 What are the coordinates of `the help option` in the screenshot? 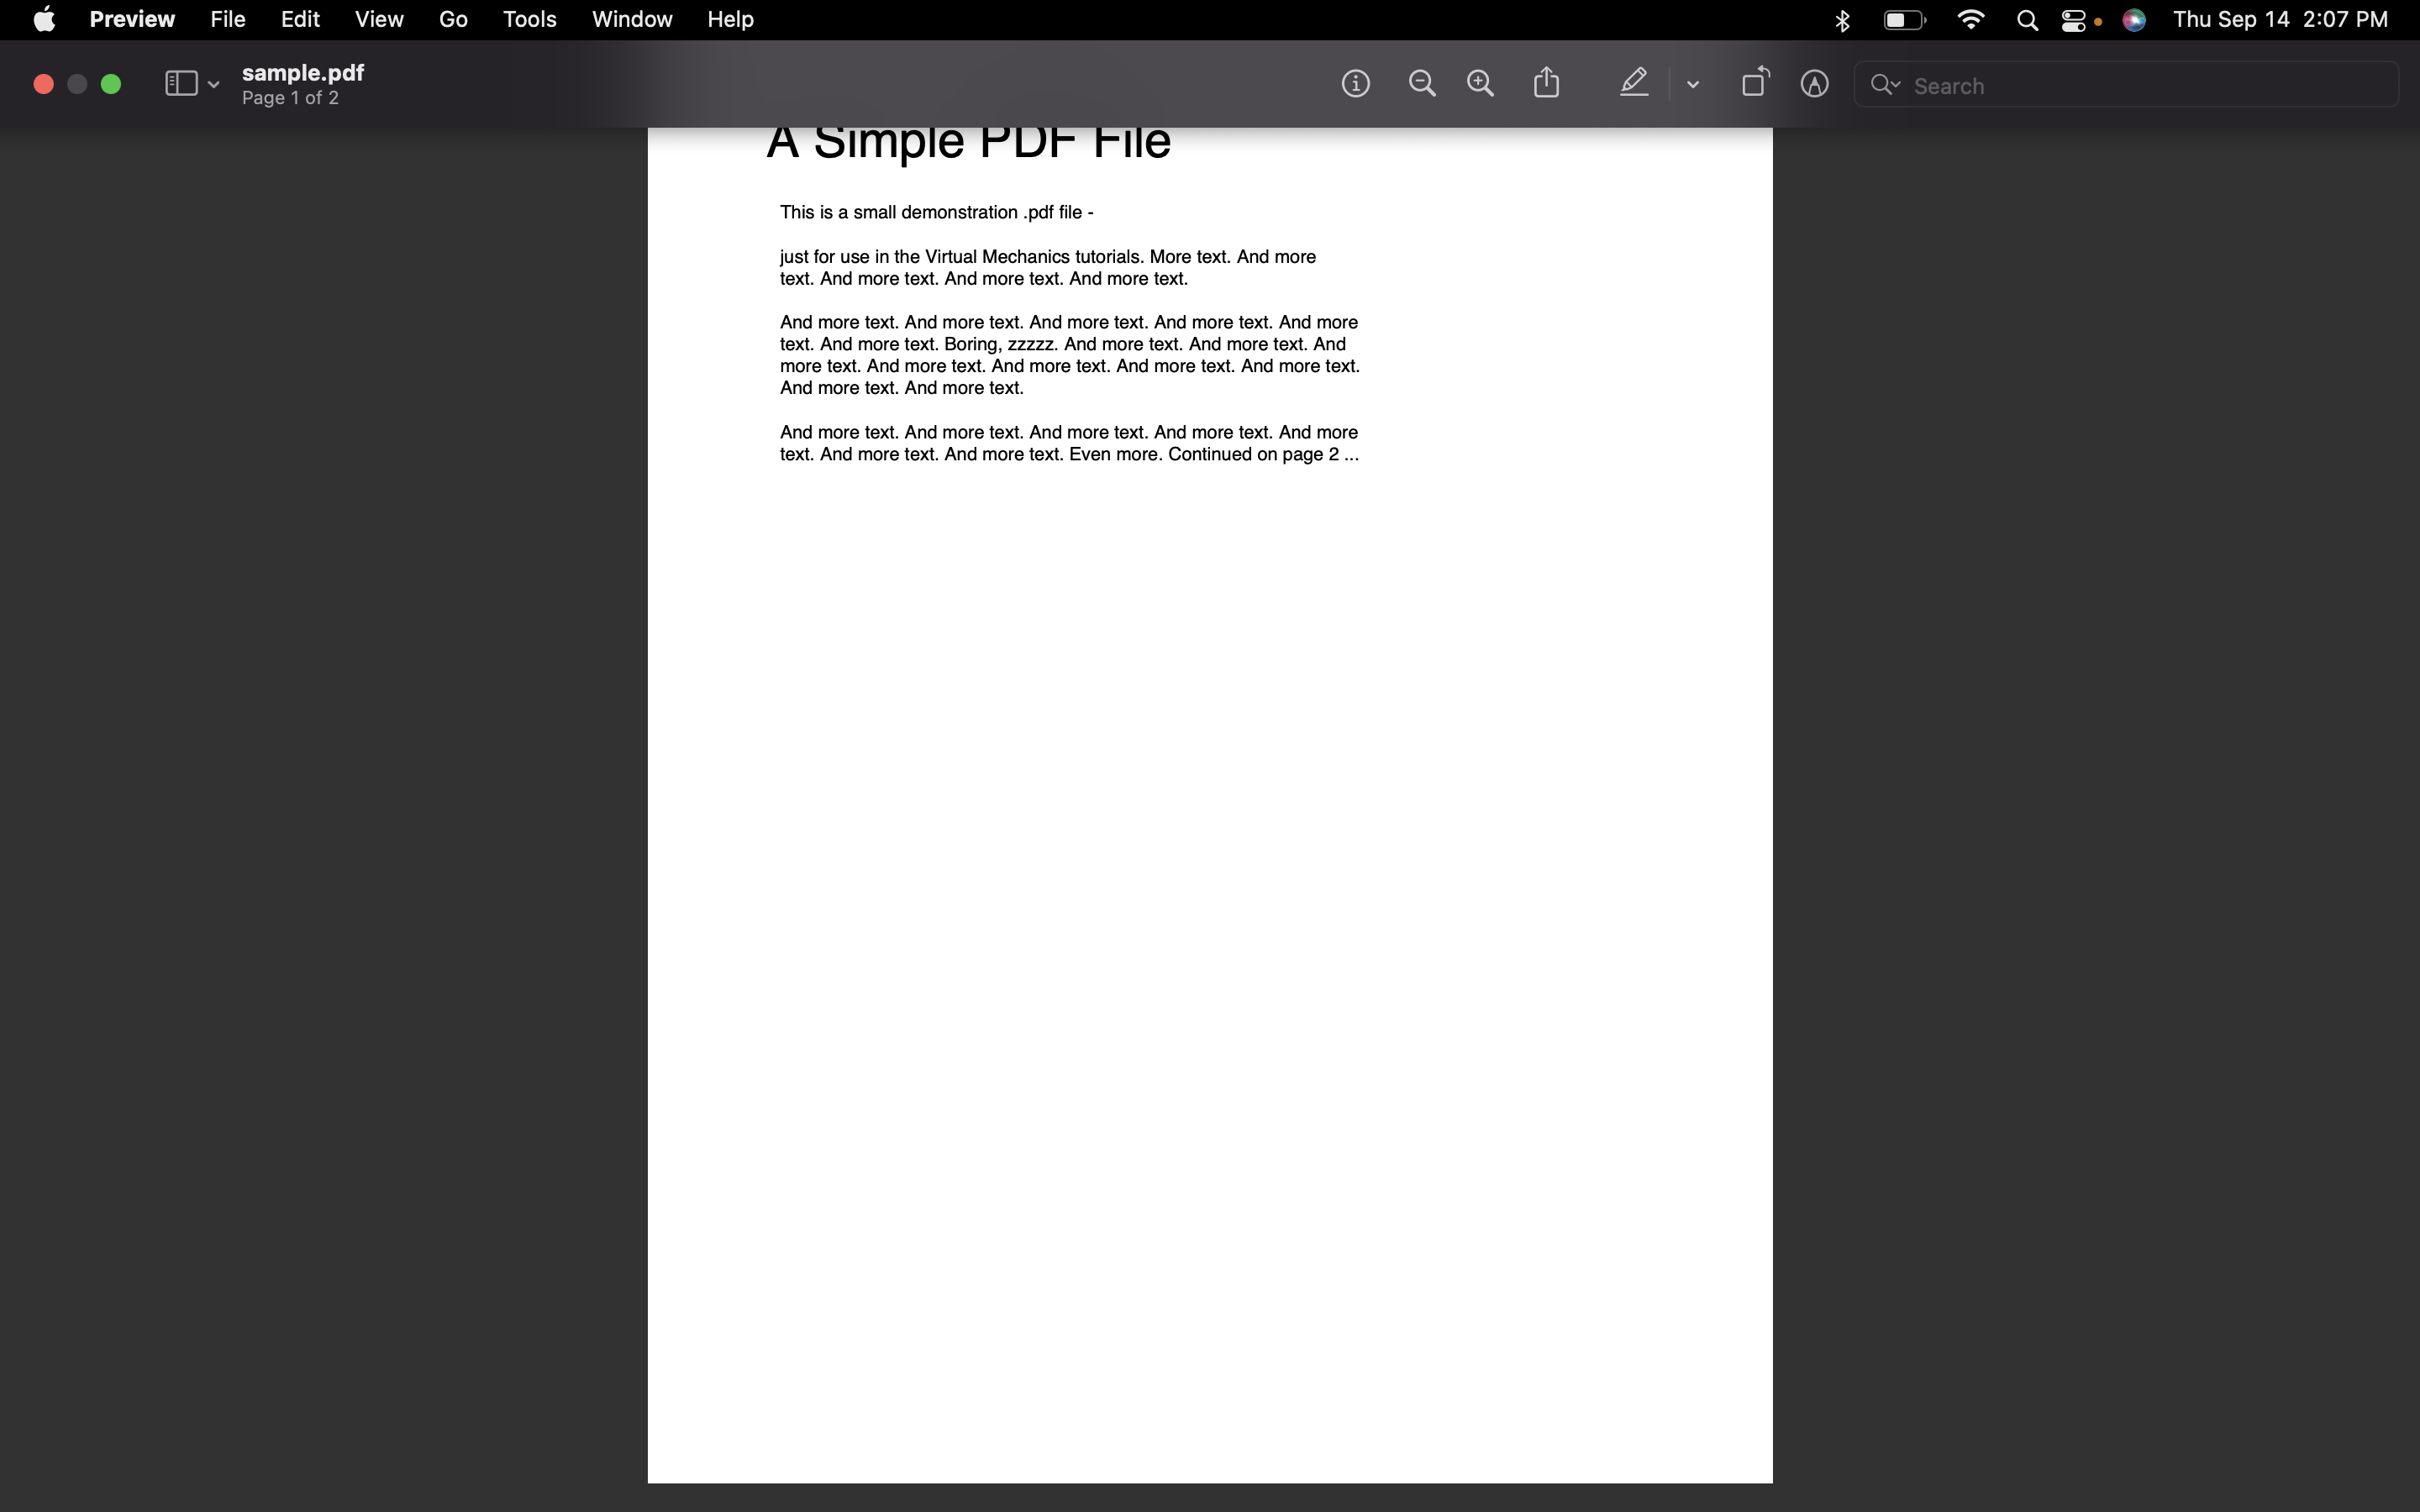 It's located at (730, 21).